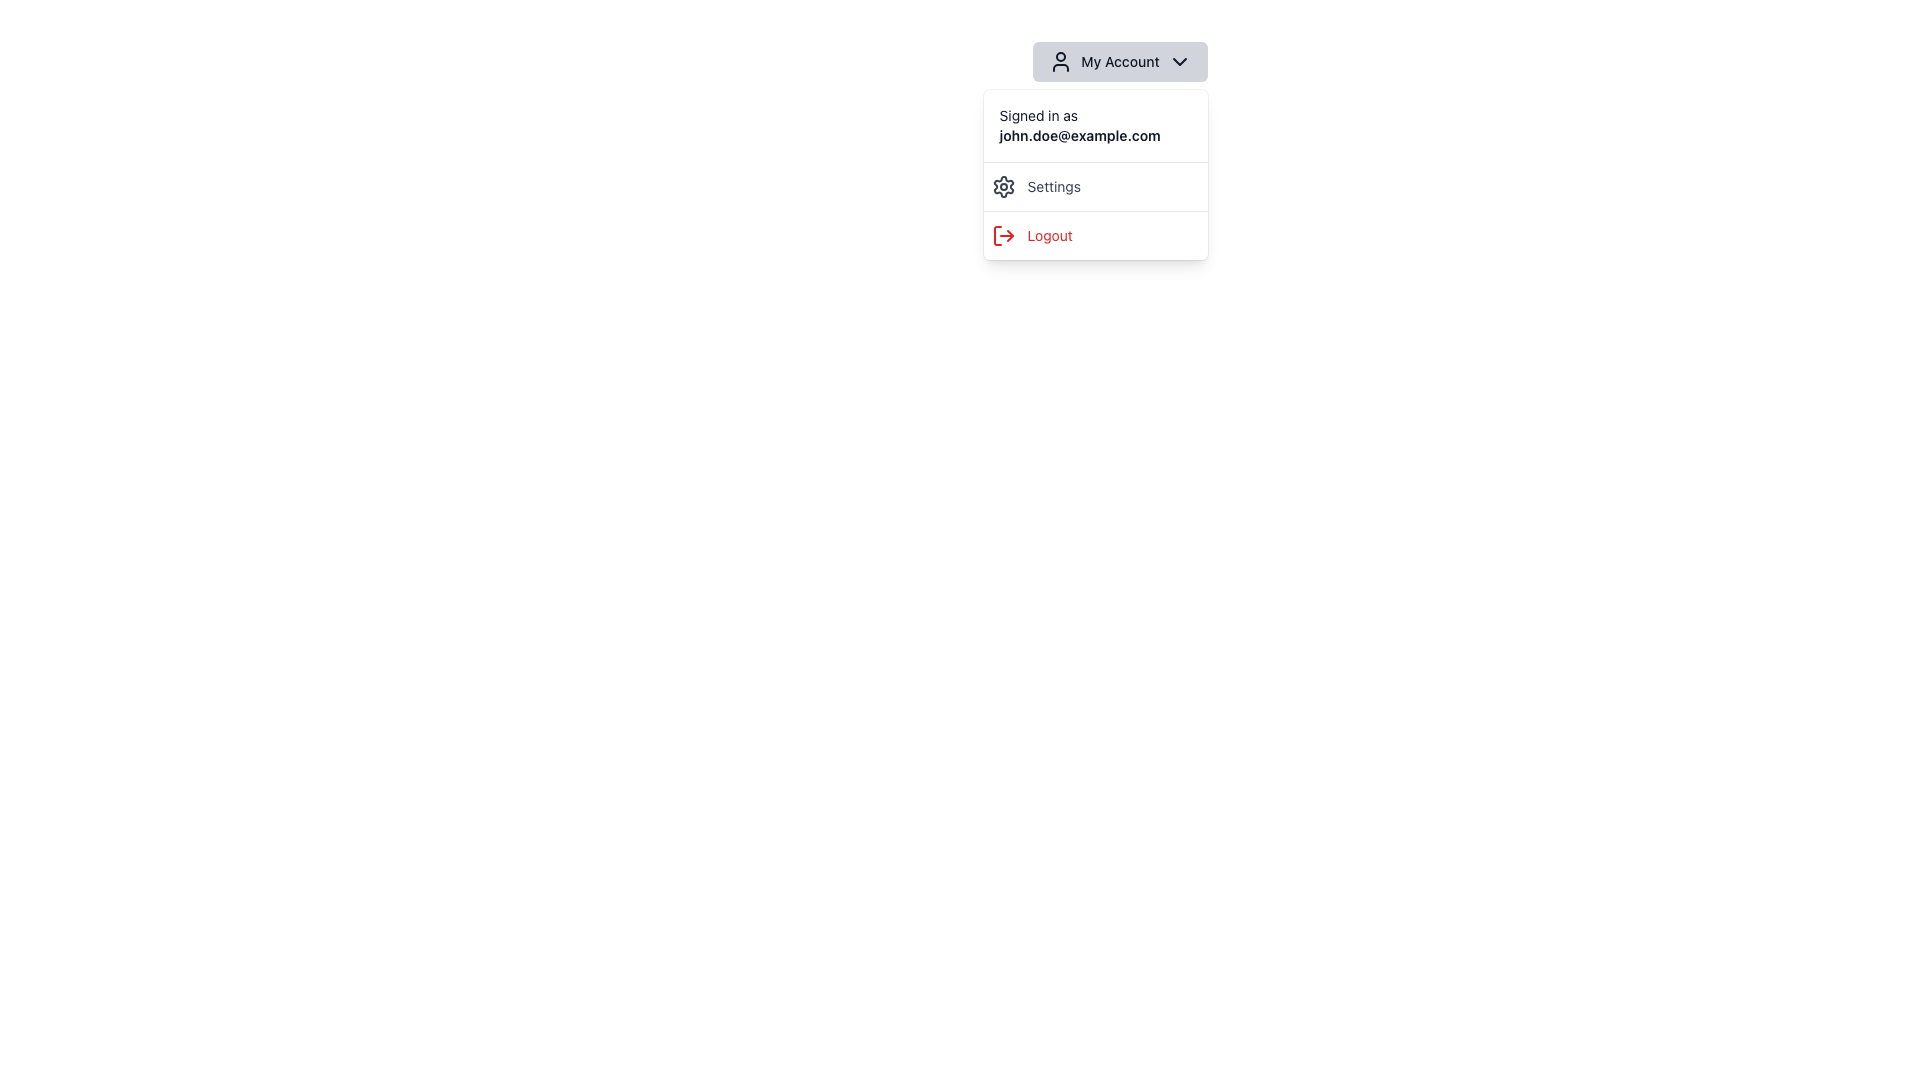 This screenshot has width=1920, height=1080. What do you see at coordinates (1094, 234) in the screenshot?
I see `the 'Logout' button located beneath the 'Settings' option in the dropdown menu under 'My Account'` at bounding box center [1094, 234].